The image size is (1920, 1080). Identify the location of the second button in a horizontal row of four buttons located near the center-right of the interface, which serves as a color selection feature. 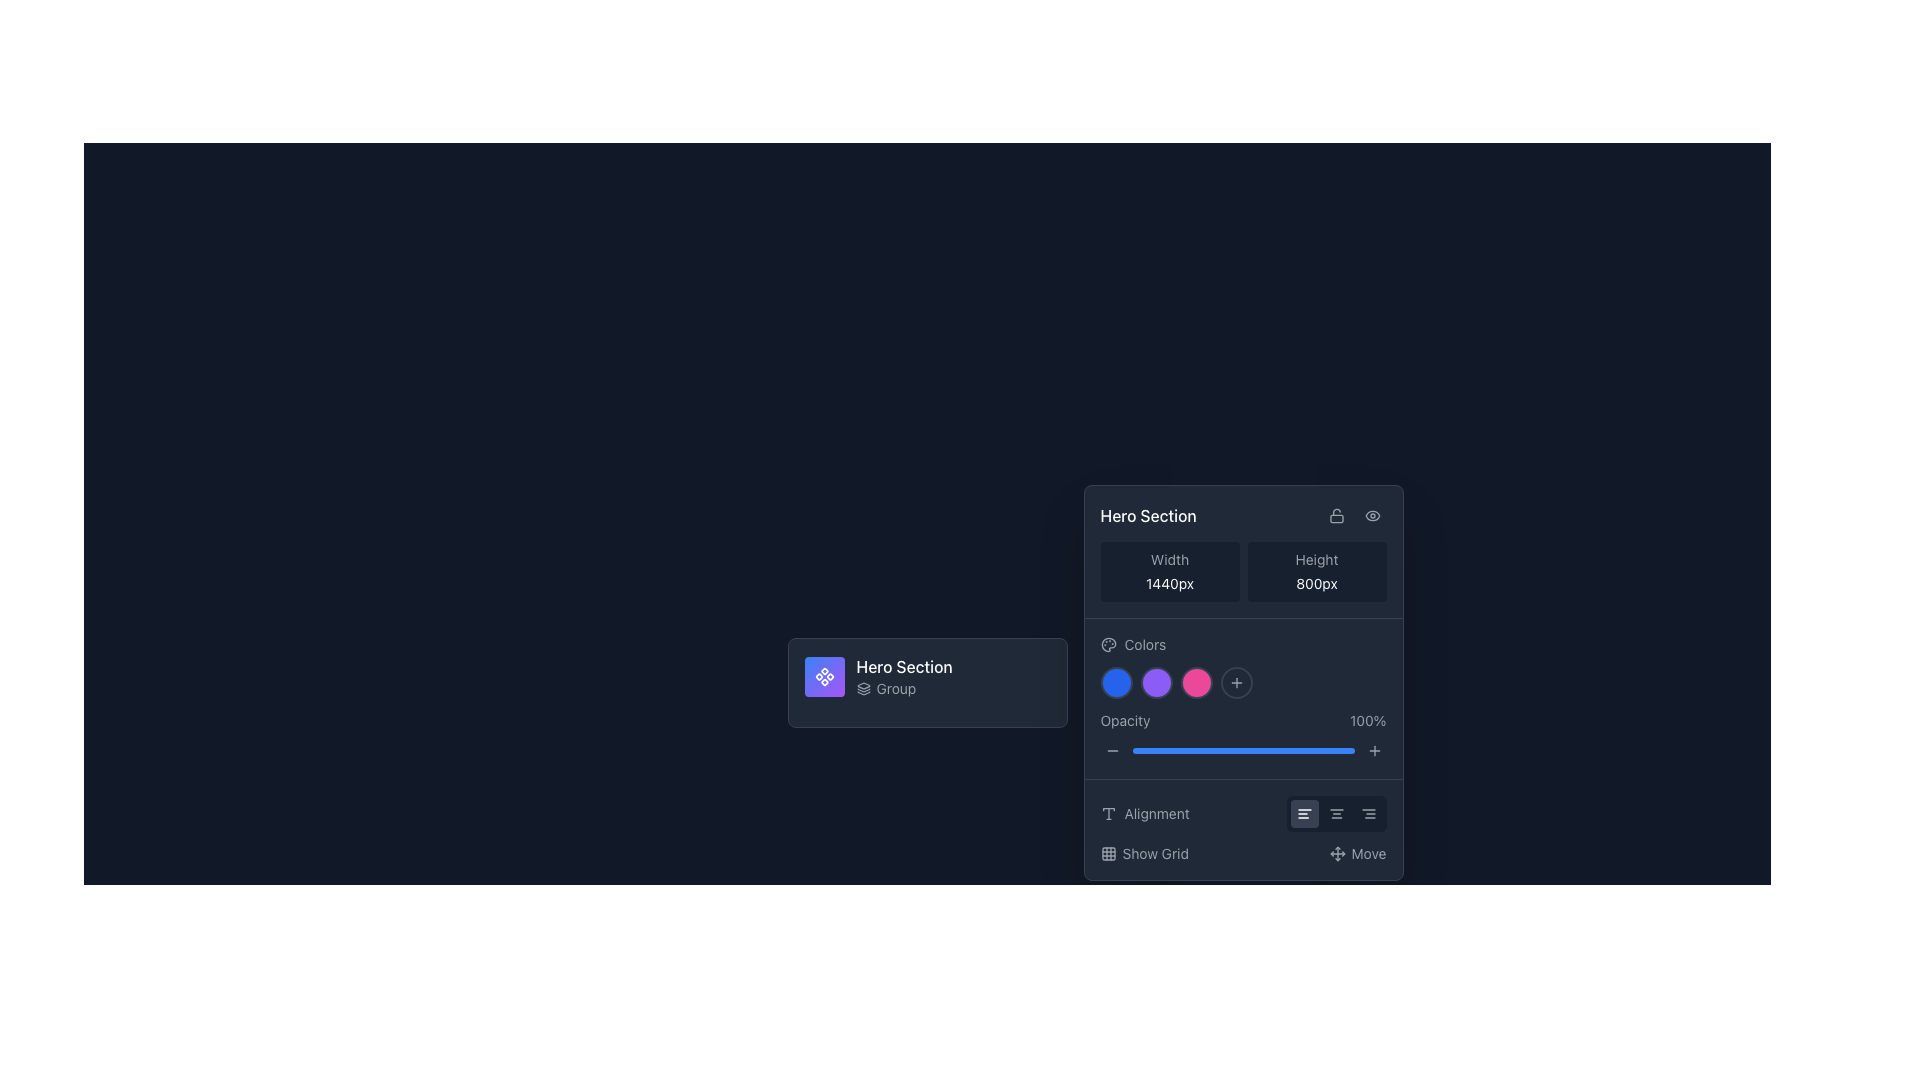
(1156, 681).